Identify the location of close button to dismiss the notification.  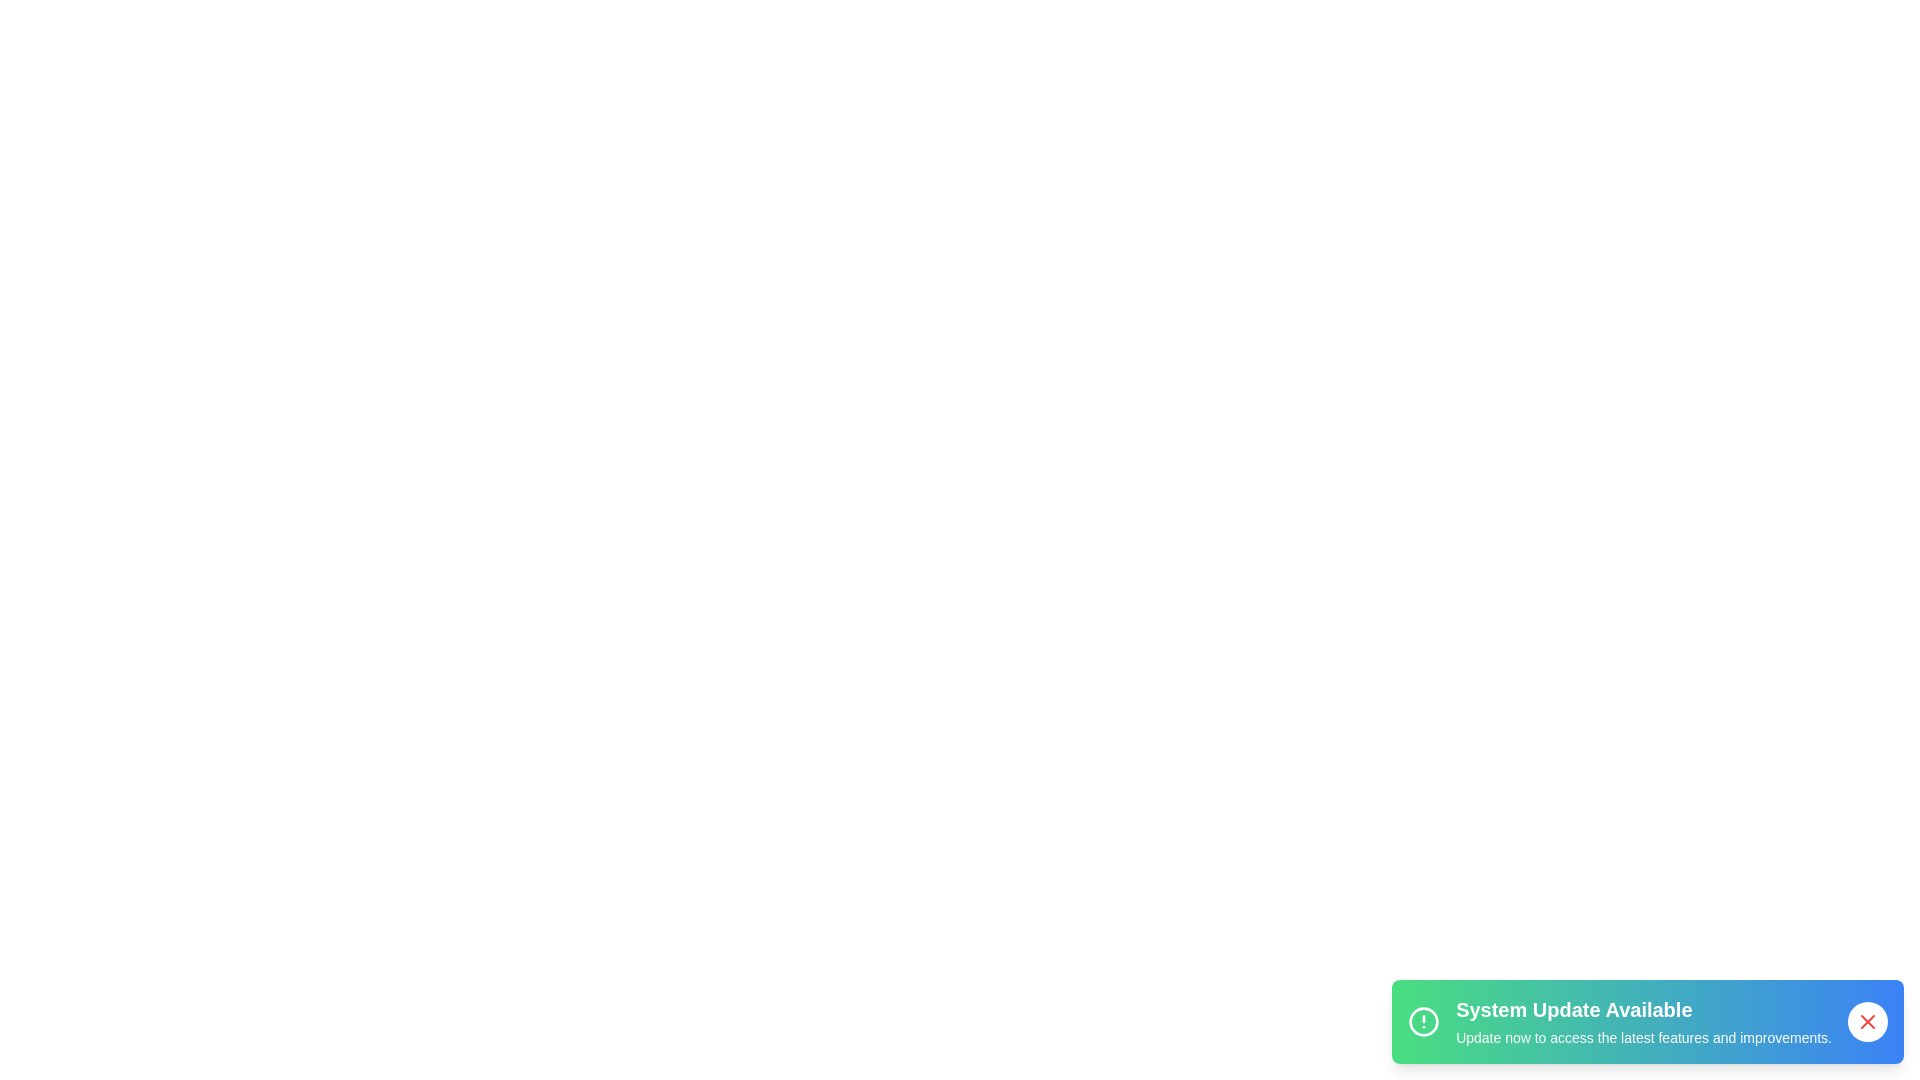
(1866, 1022).